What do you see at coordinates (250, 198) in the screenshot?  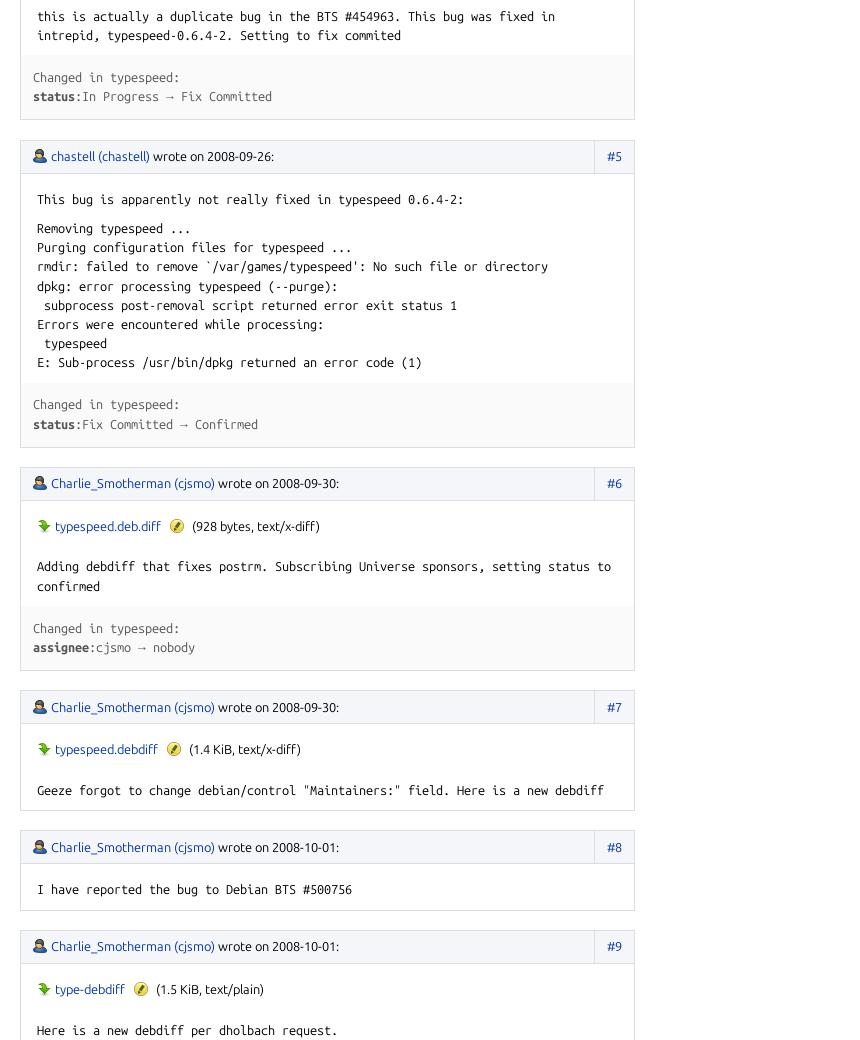 I see `'This bug is apparently not really fixed in typespeed 0.6.4-2:'` at bounding box center [250, 198].